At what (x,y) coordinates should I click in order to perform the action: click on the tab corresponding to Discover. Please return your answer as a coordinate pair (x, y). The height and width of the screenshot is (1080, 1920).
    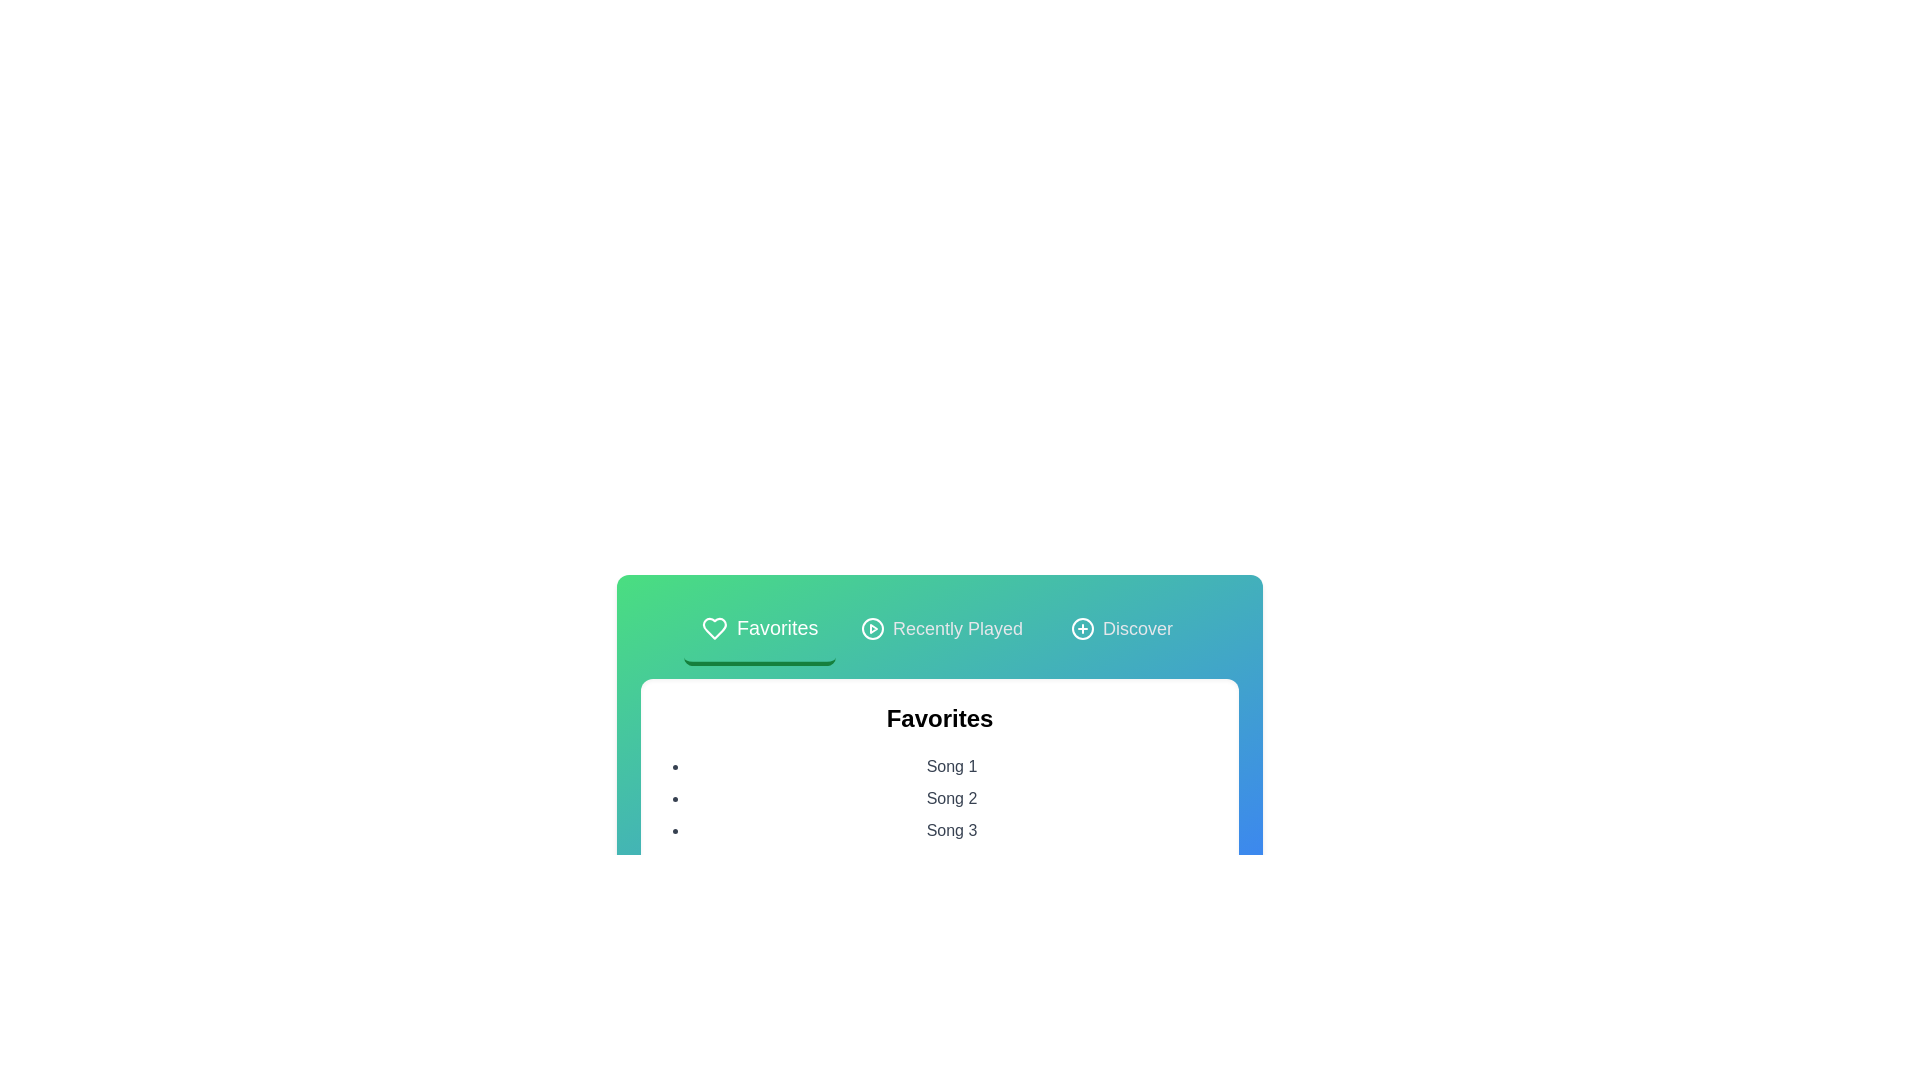
    Looking at the image, I should click on (1122, 631).